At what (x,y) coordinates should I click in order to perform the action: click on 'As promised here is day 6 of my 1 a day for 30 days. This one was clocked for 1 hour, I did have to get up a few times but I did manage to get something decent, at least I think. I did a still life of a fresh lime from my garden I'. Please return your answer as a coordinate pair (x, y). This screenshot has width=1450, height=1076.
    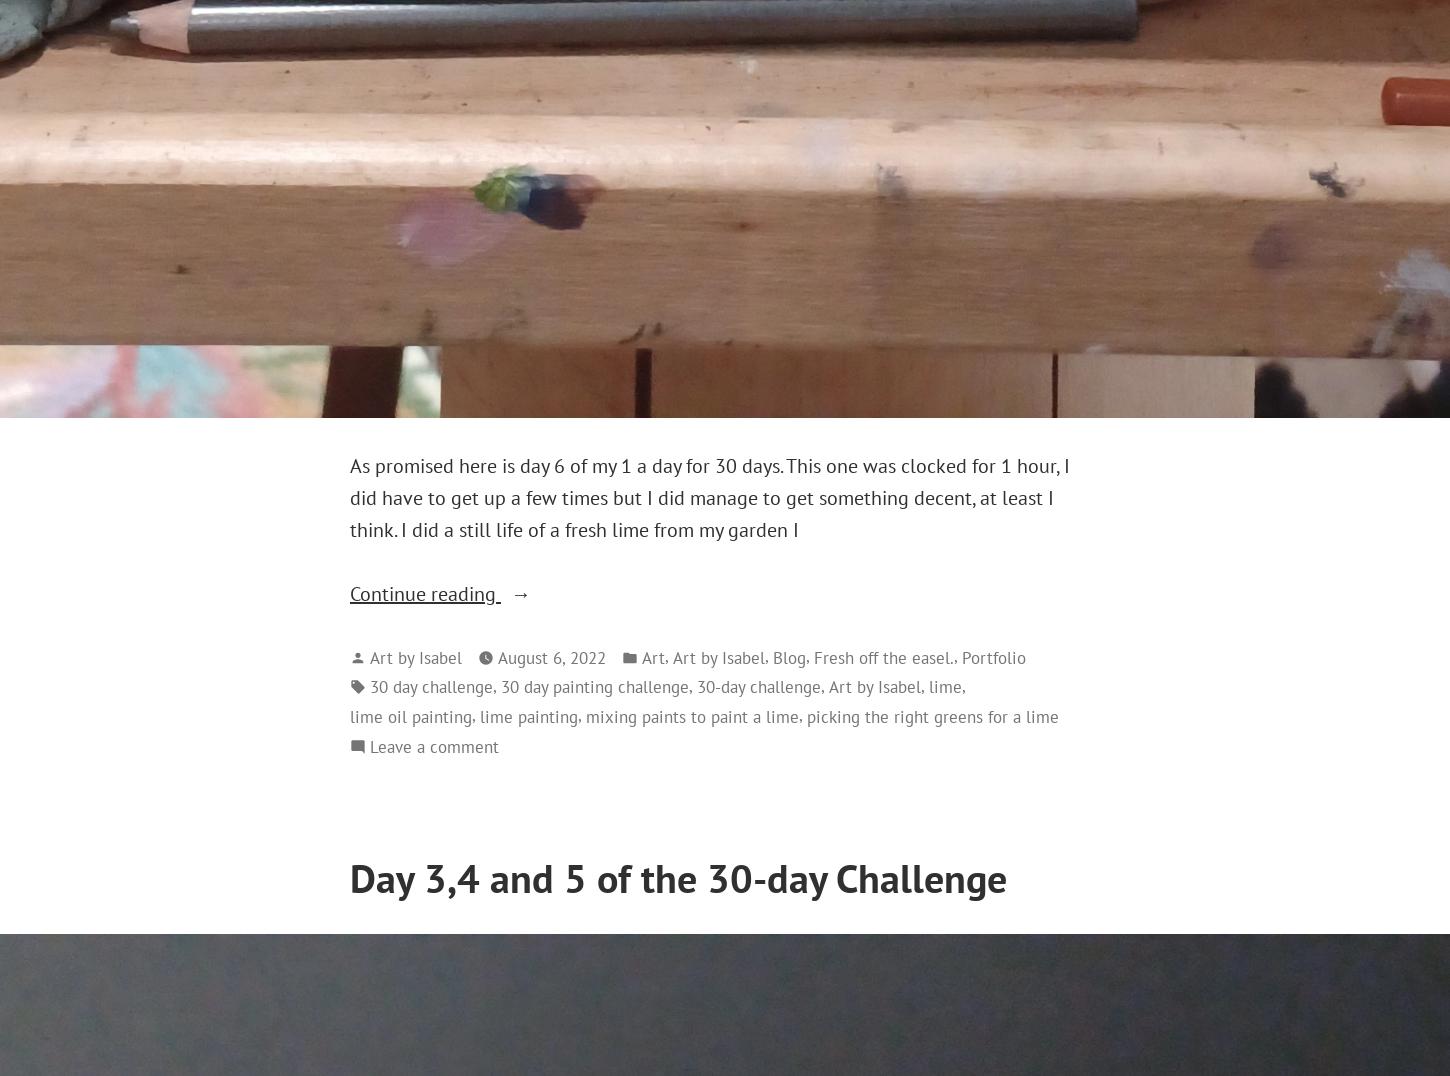
    Looking at the image, I should click on (709, 497).